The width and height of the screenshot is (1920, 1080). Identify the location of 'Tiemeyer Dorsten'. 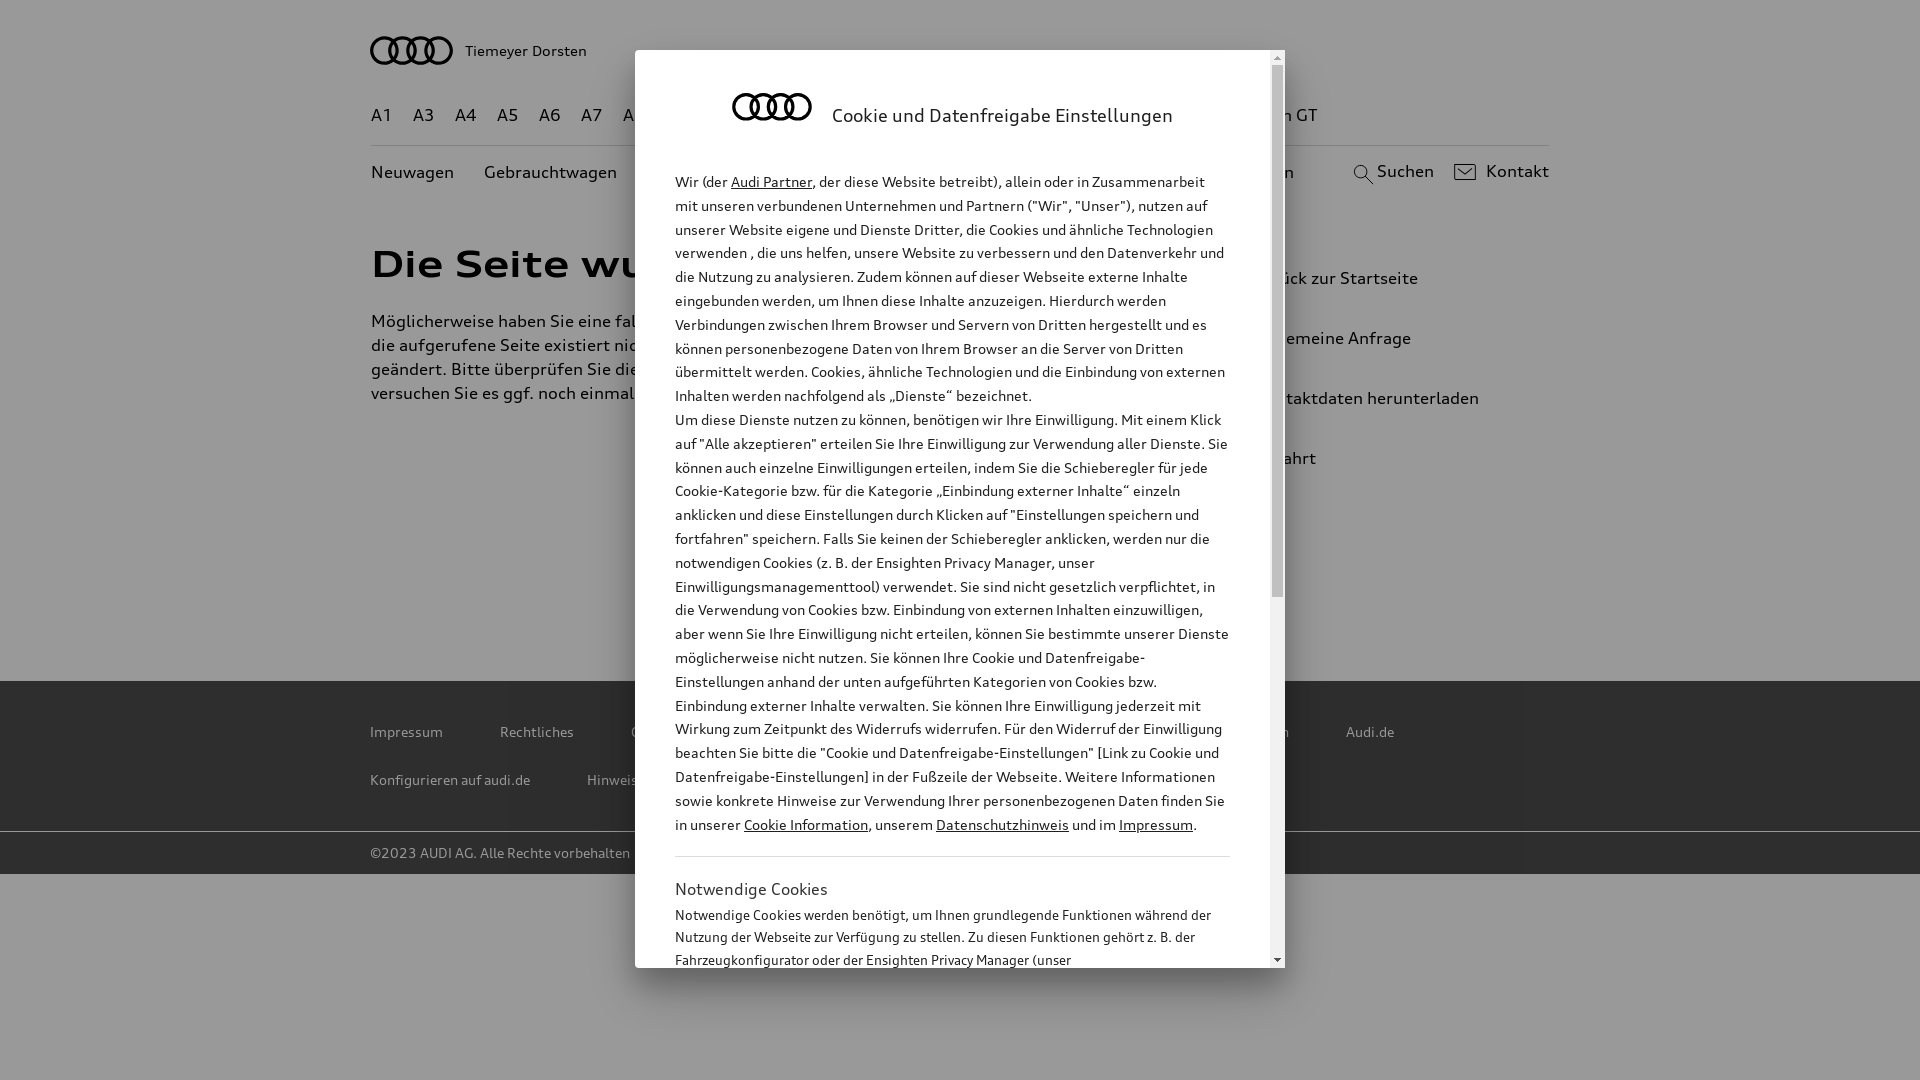
(960, 49).